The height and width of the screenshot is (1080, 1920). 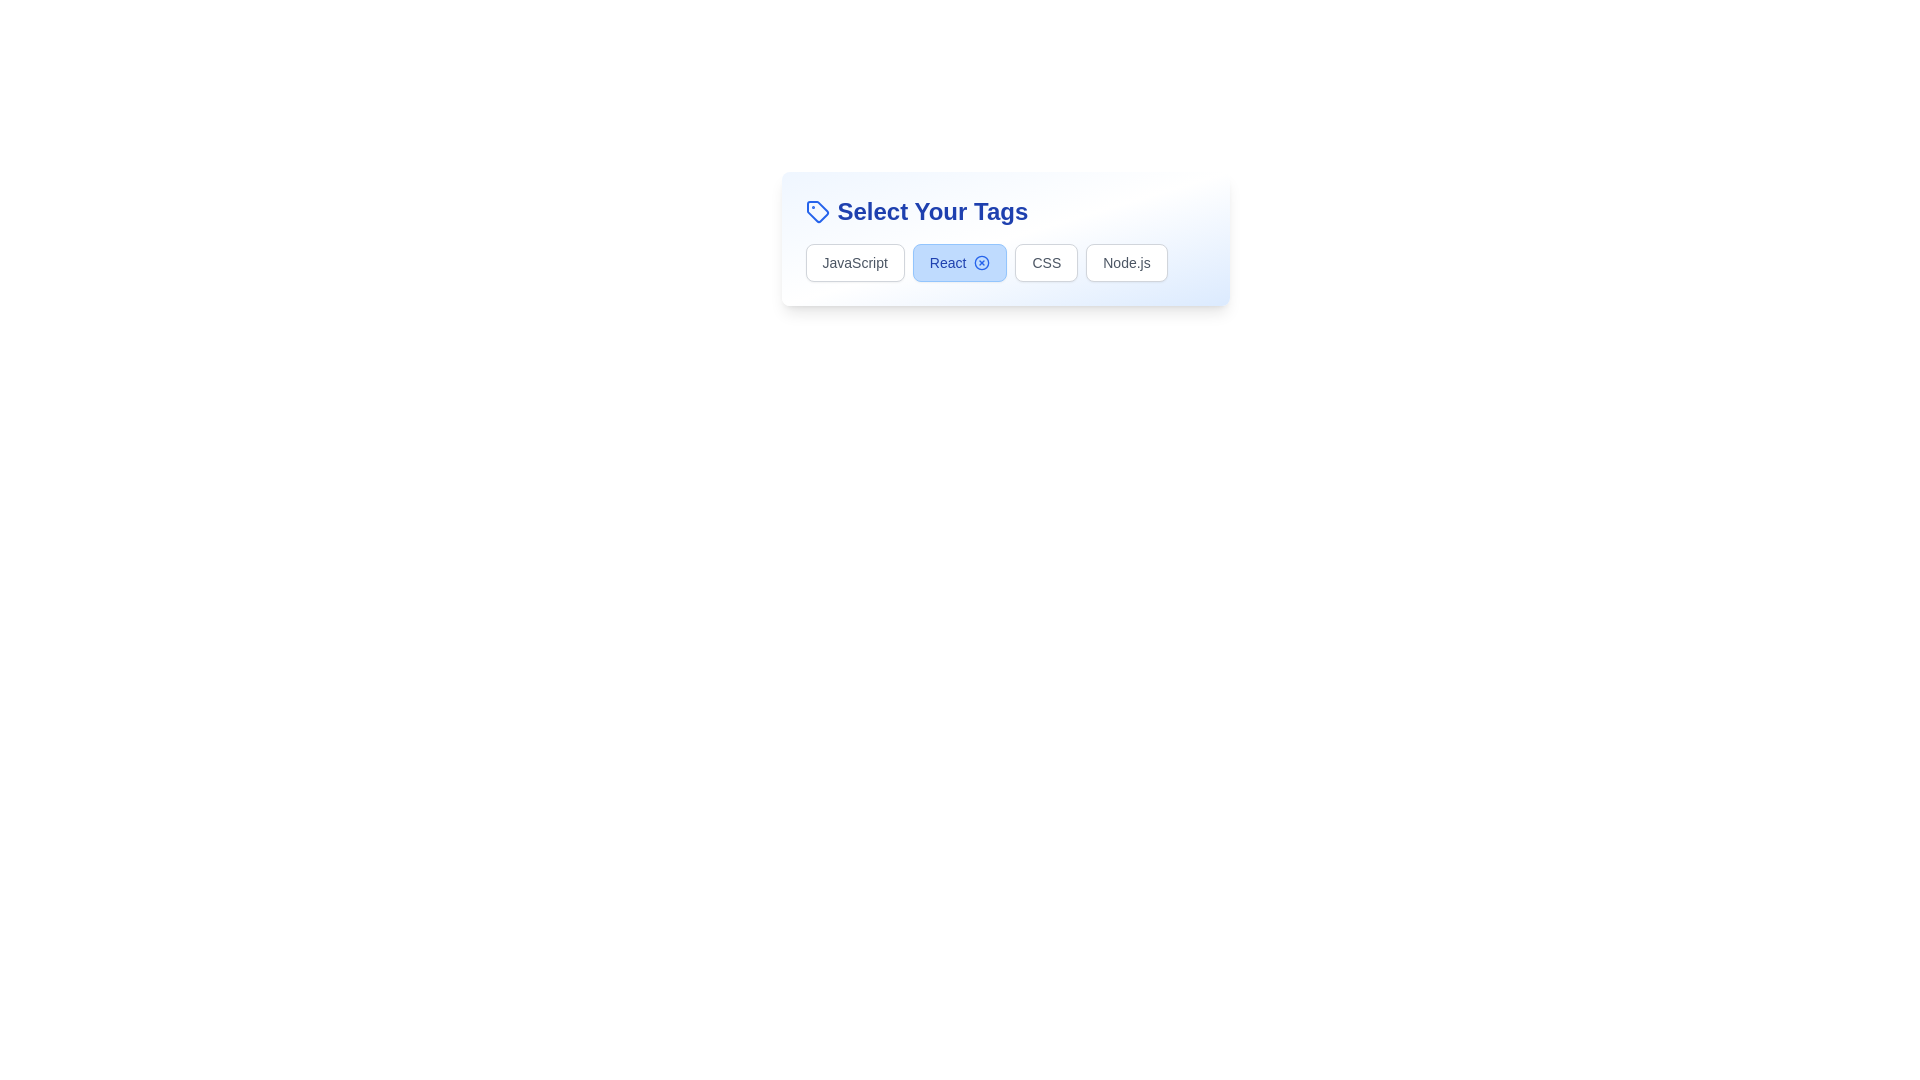 I want to click on the 'CSS' selection button located centrally below the heading 'Select Your Tags', so click(x=1045, y=261).